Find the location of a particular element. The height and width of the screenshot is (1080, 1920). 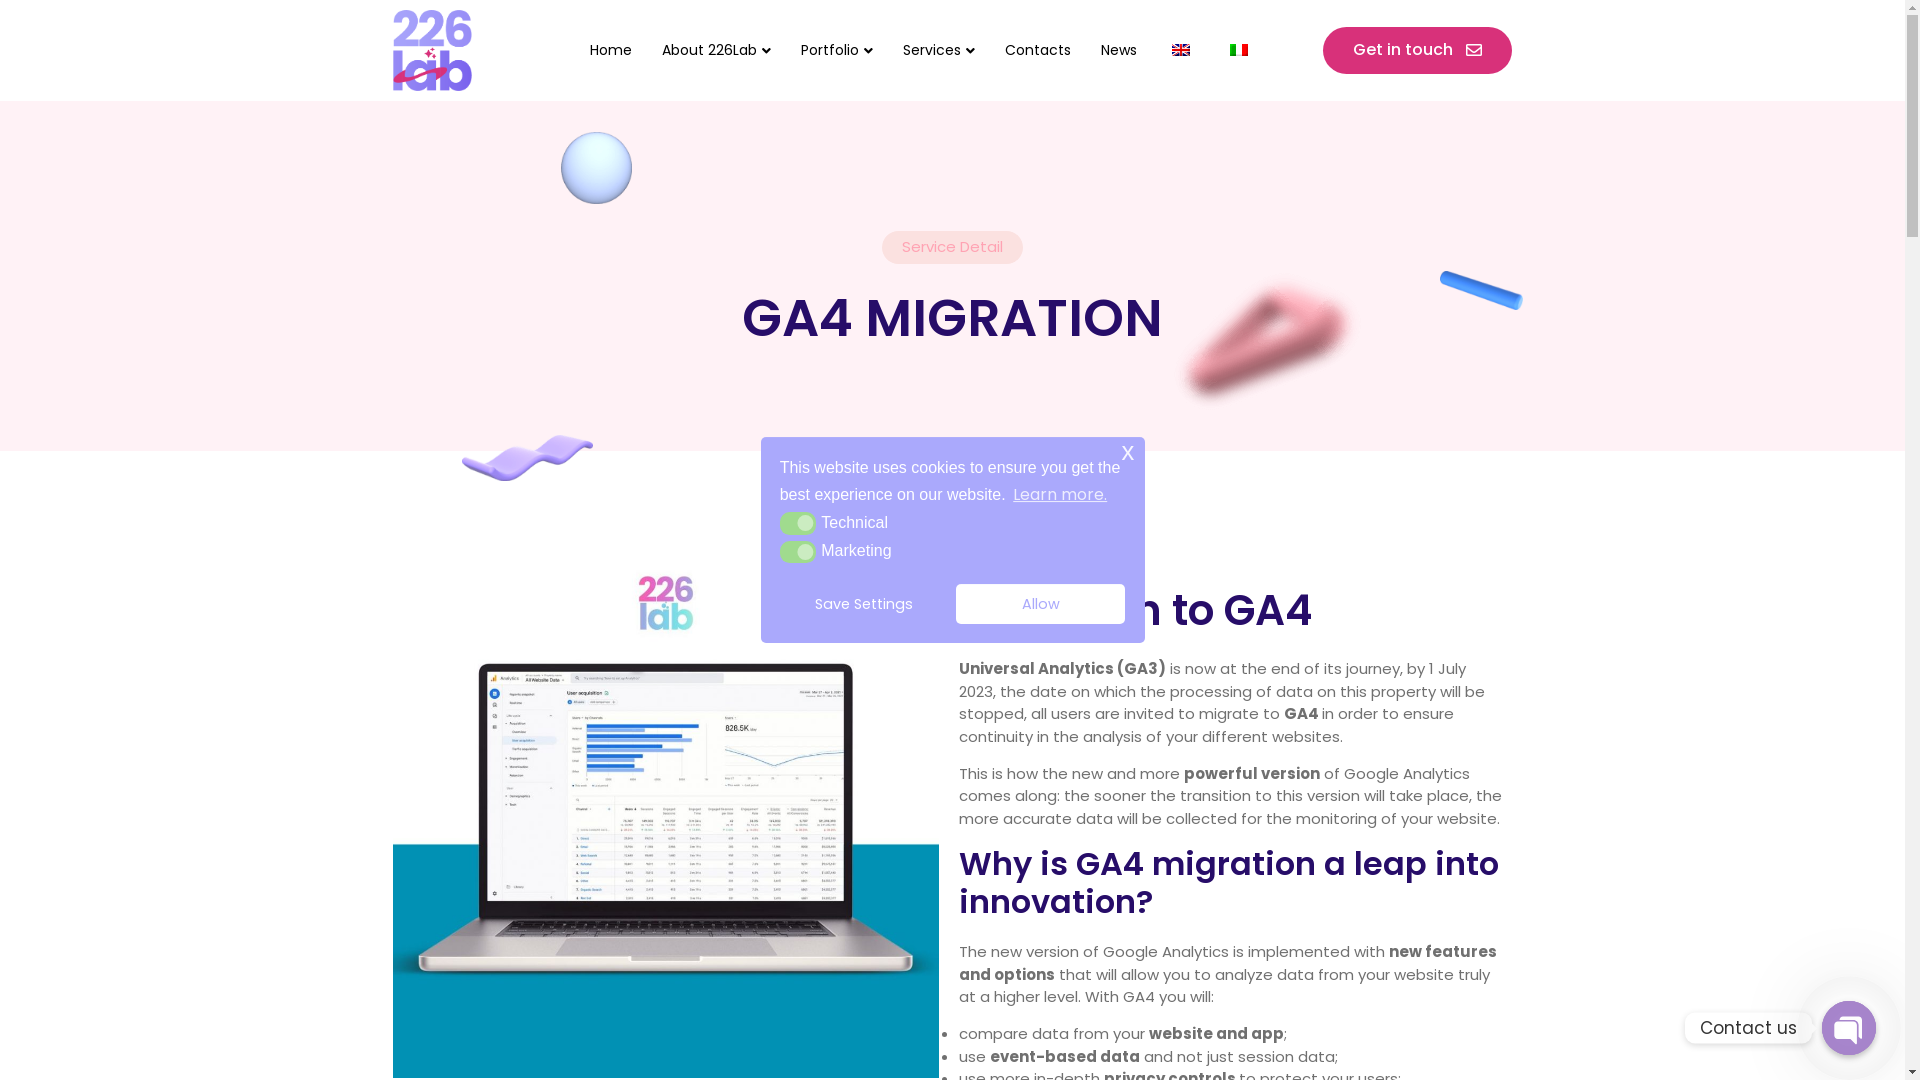

'Portfolio' is located at coordinates (836, 49).